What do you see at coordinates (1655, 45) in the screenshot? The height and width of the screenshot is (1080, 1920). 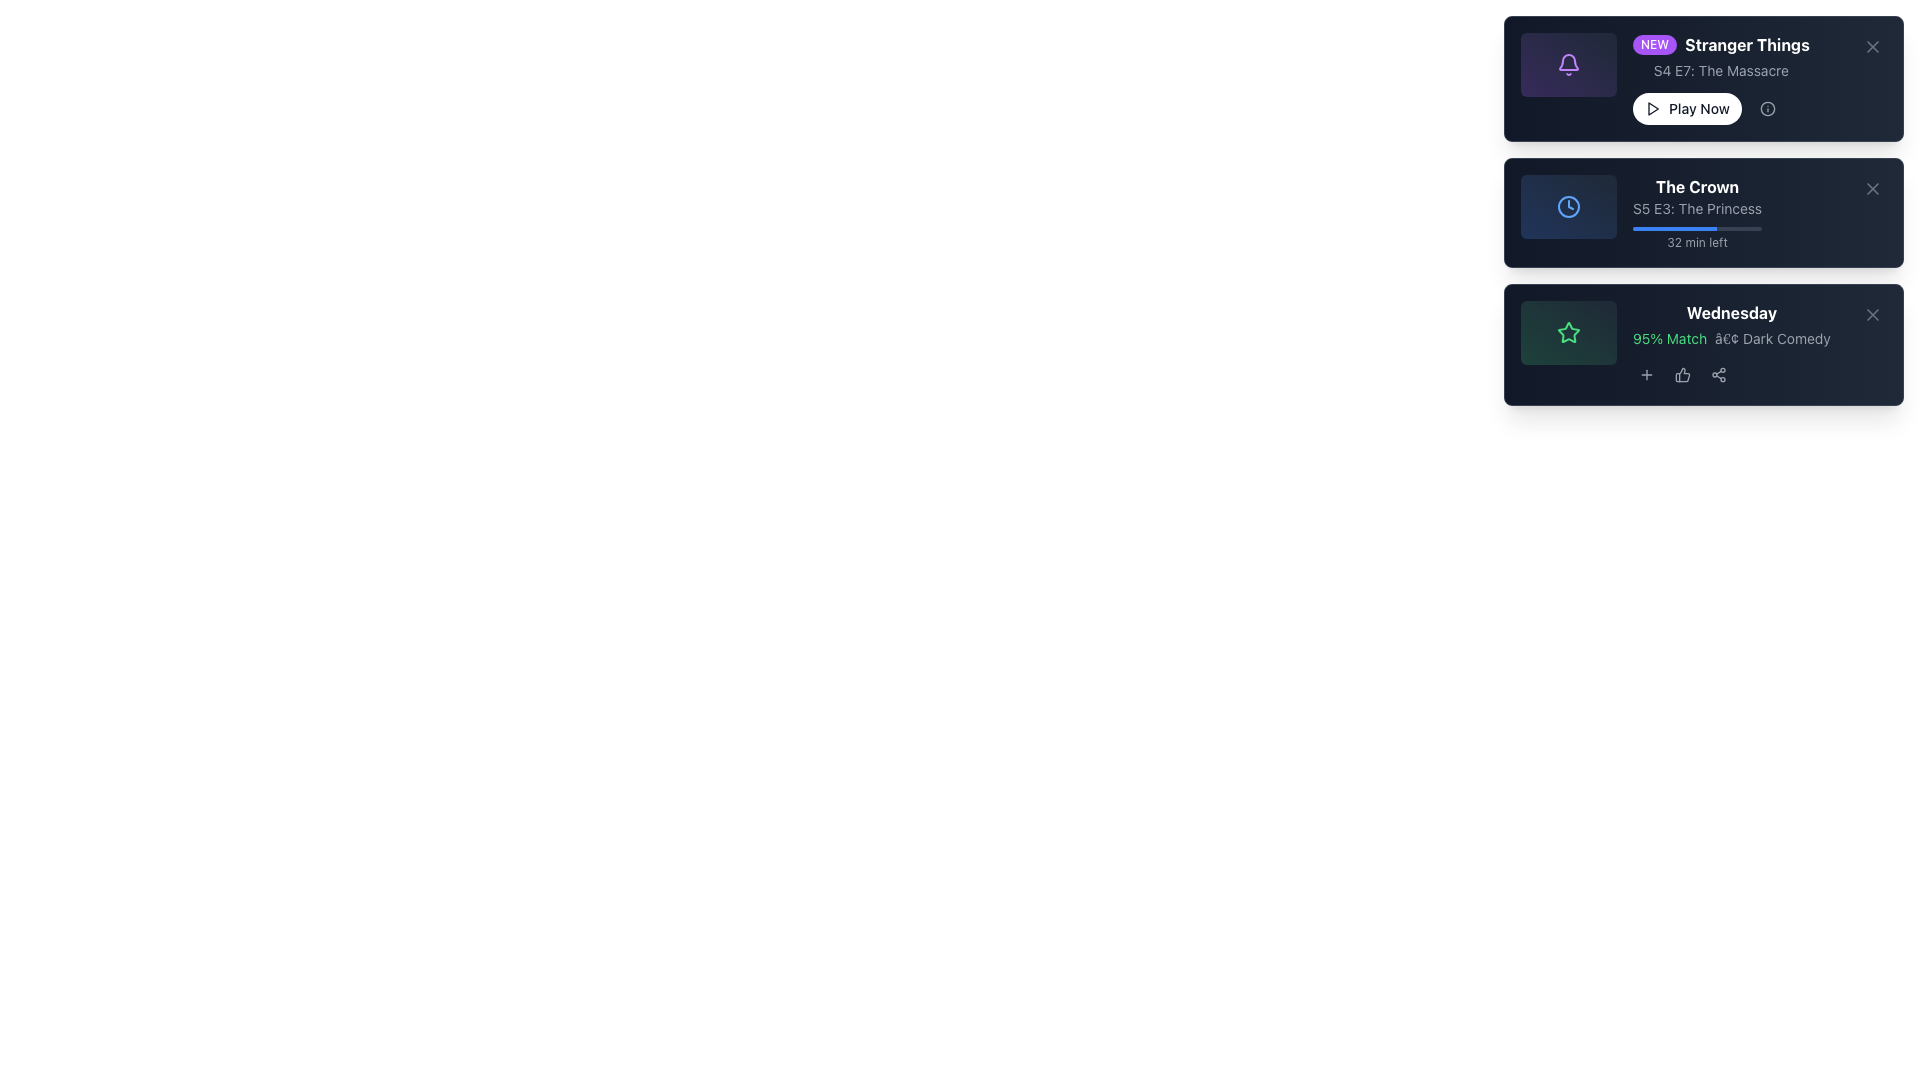 I see `the 'NEW' badge located at the top left corner of the 'Stranger Things' card, which is a small rectangular badge with rounded corners and a purple background` at bounding box center [1655, 45].